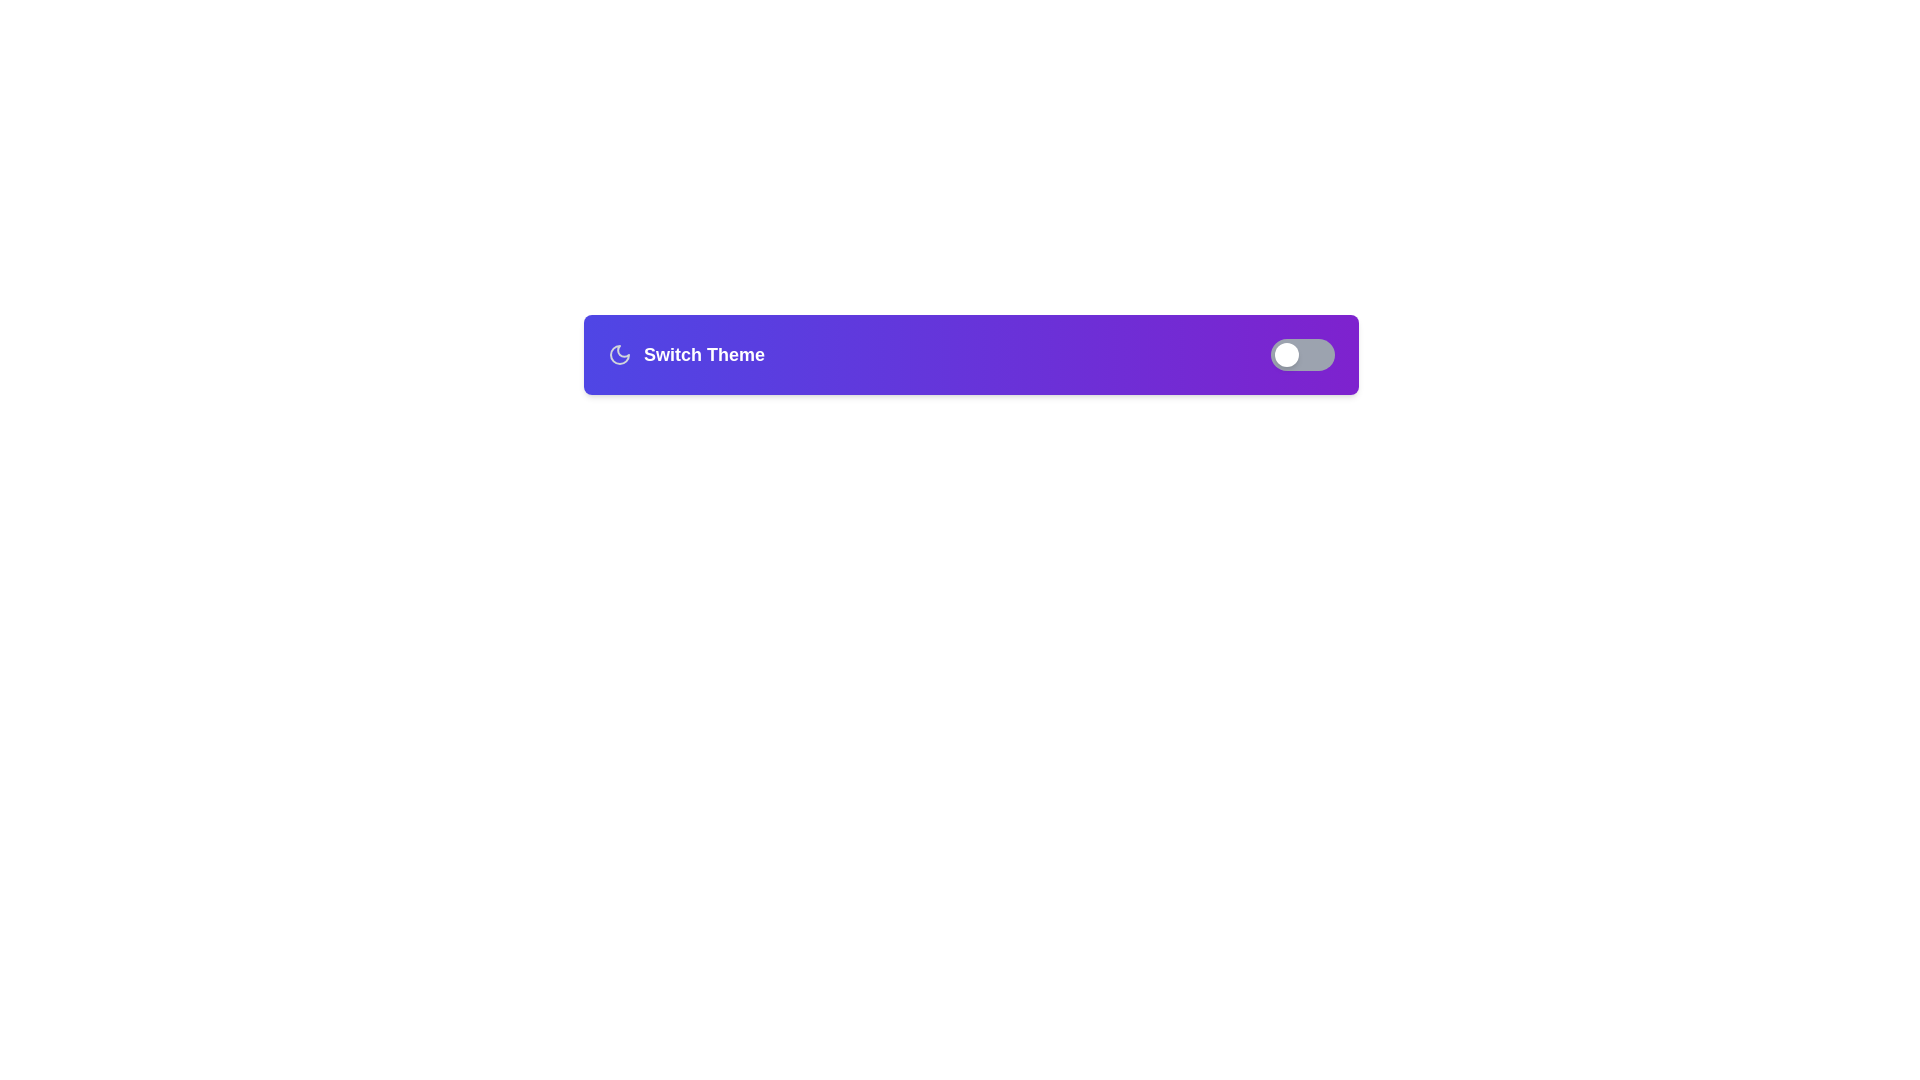 This screenshot has width=1920, height=1080. Describe the element at coordinates (618, 353) in the screenshot. I see `the theme-switching icon located to the left of the 'Switch Theme' text` at that location.